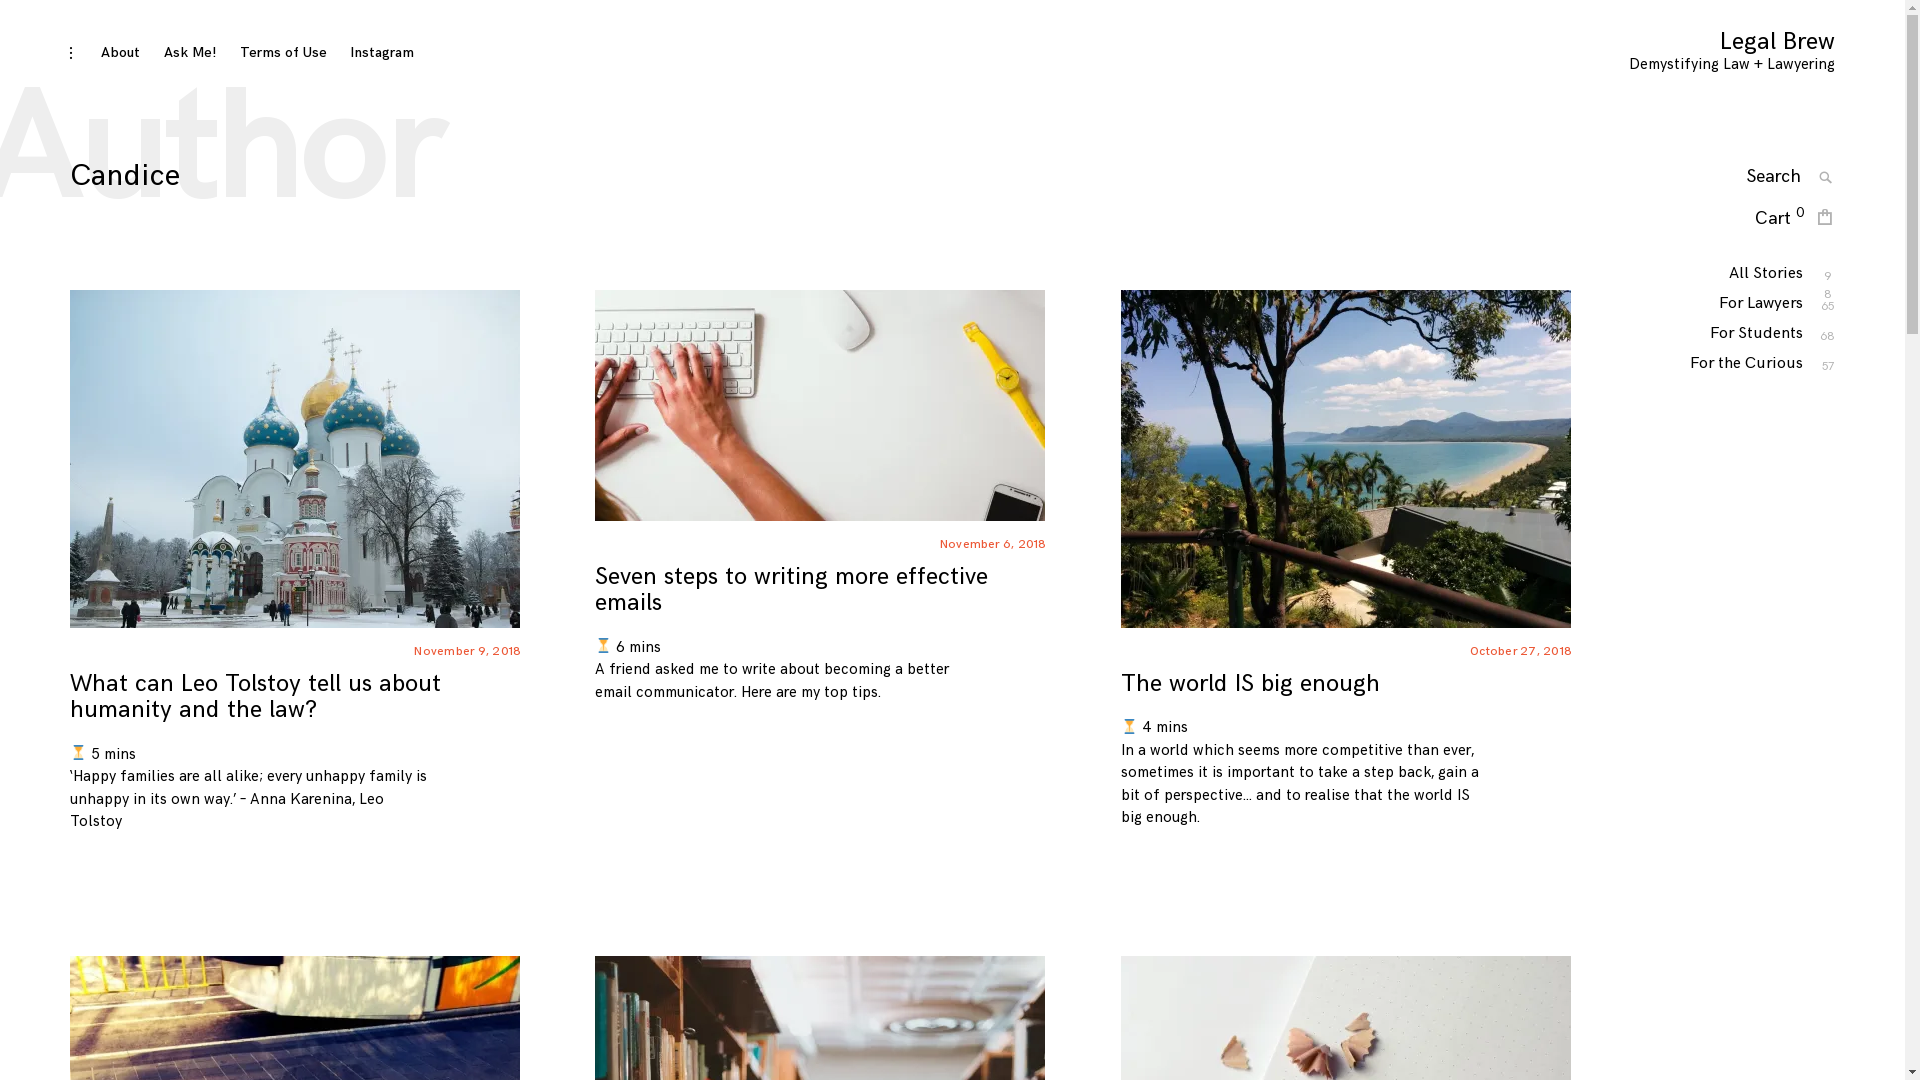  Describe the element at coordinates (1761, 303) in the screenshot. I see `'For Lawyers` at that location.